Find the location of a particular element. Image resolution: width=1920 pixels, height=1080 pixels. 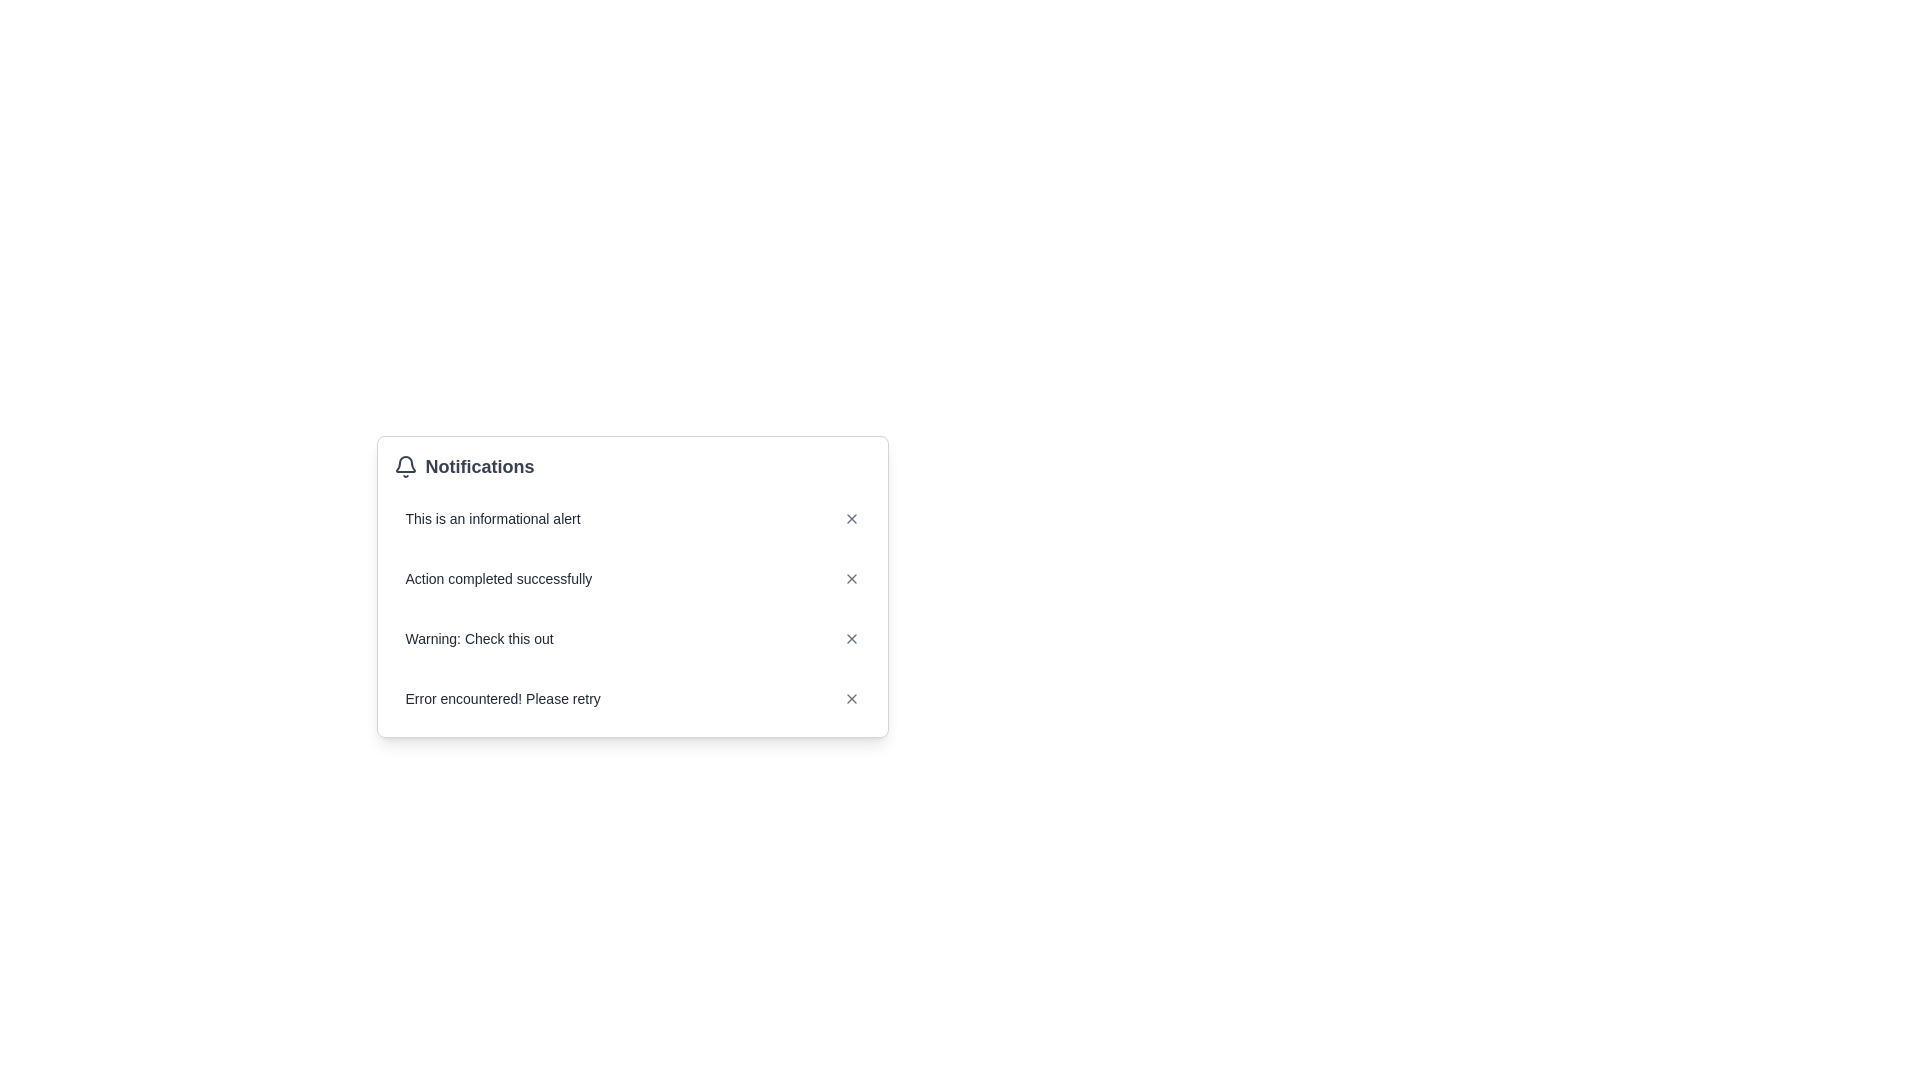

the interactive close icon positioned at the far-right corner of the notification bar labeled 'Warning: Check this out' is located at coordinates (851, 639).